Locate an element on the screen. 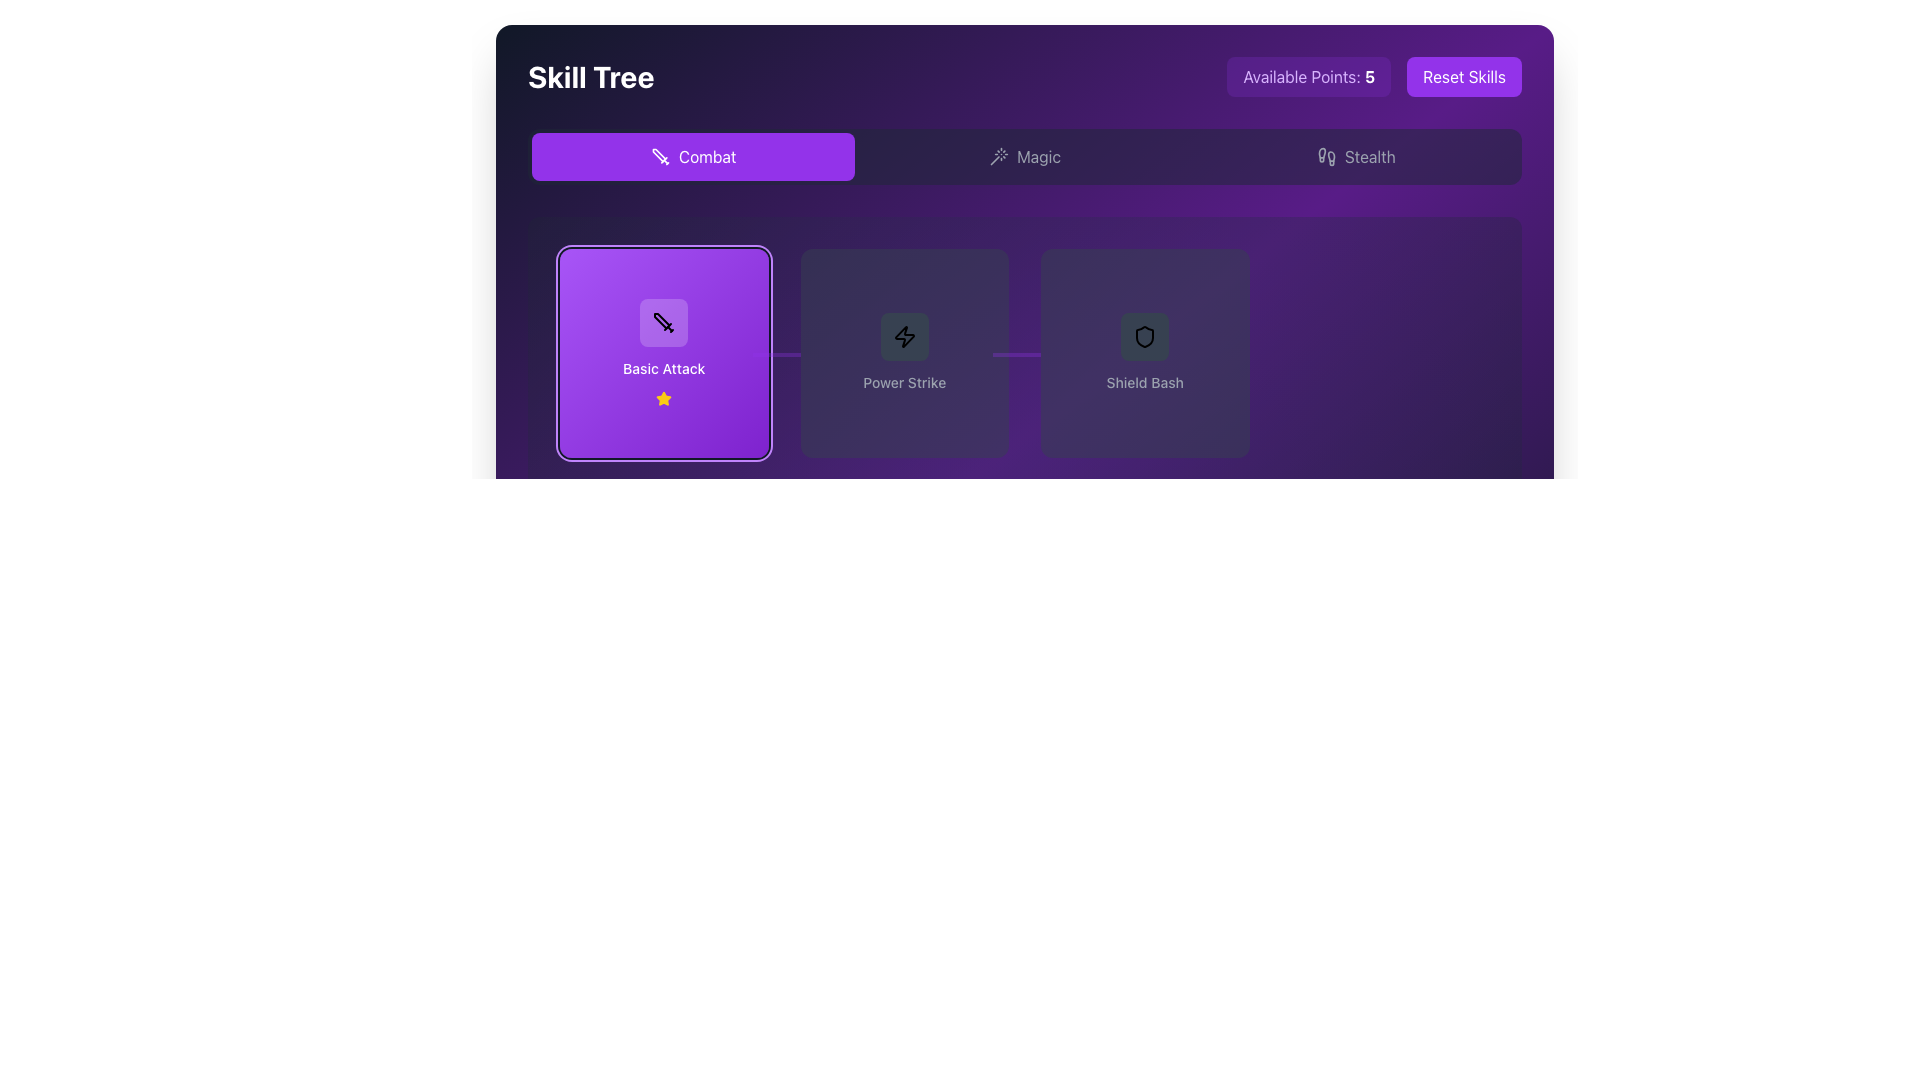 This screenshot has width=1920, height=1080. the static text label indicating available points in the skill tree, located in the top-right corner of the interface is located at coordinates (1304, 76).